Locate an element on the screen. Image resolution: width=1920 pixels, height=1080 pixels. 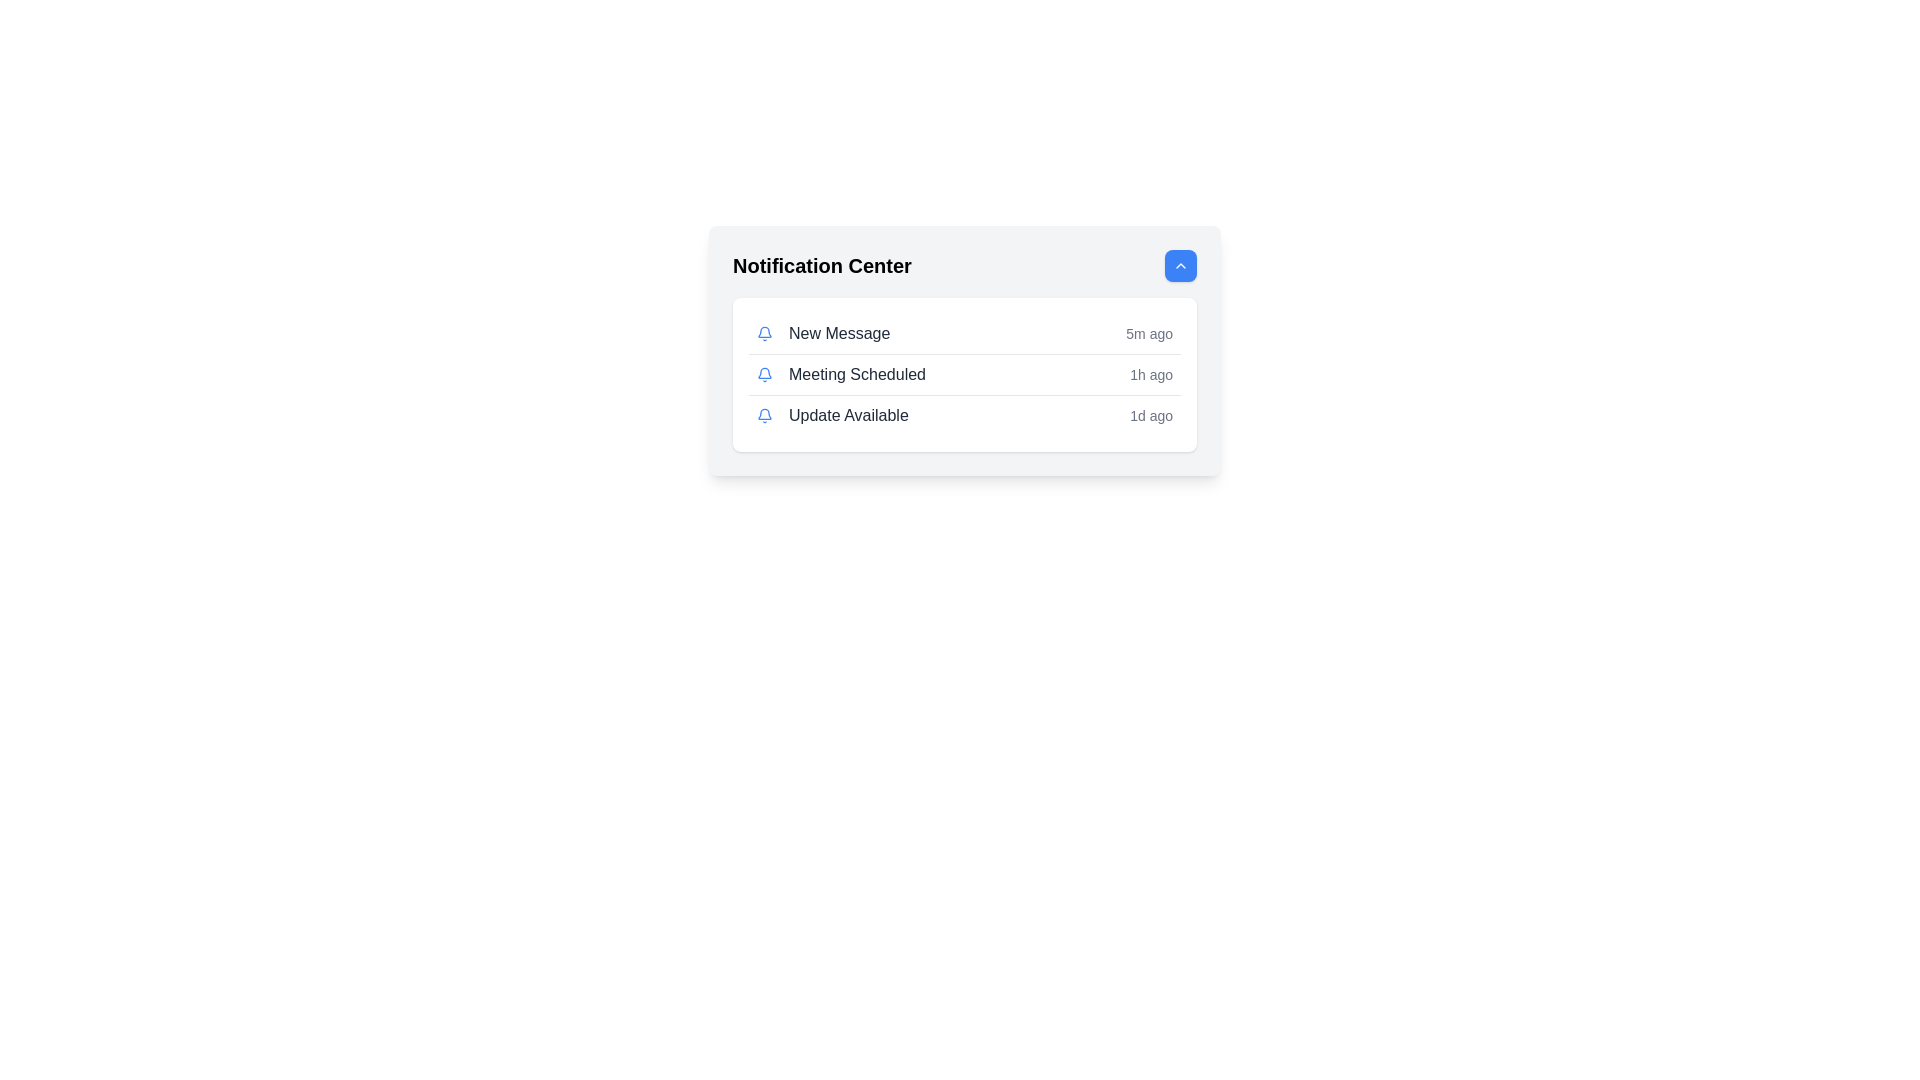
the notification list item titled 'Meeting Scheduled' that occurred '1h ago', which is the second item is located at coordinates (964, 374).